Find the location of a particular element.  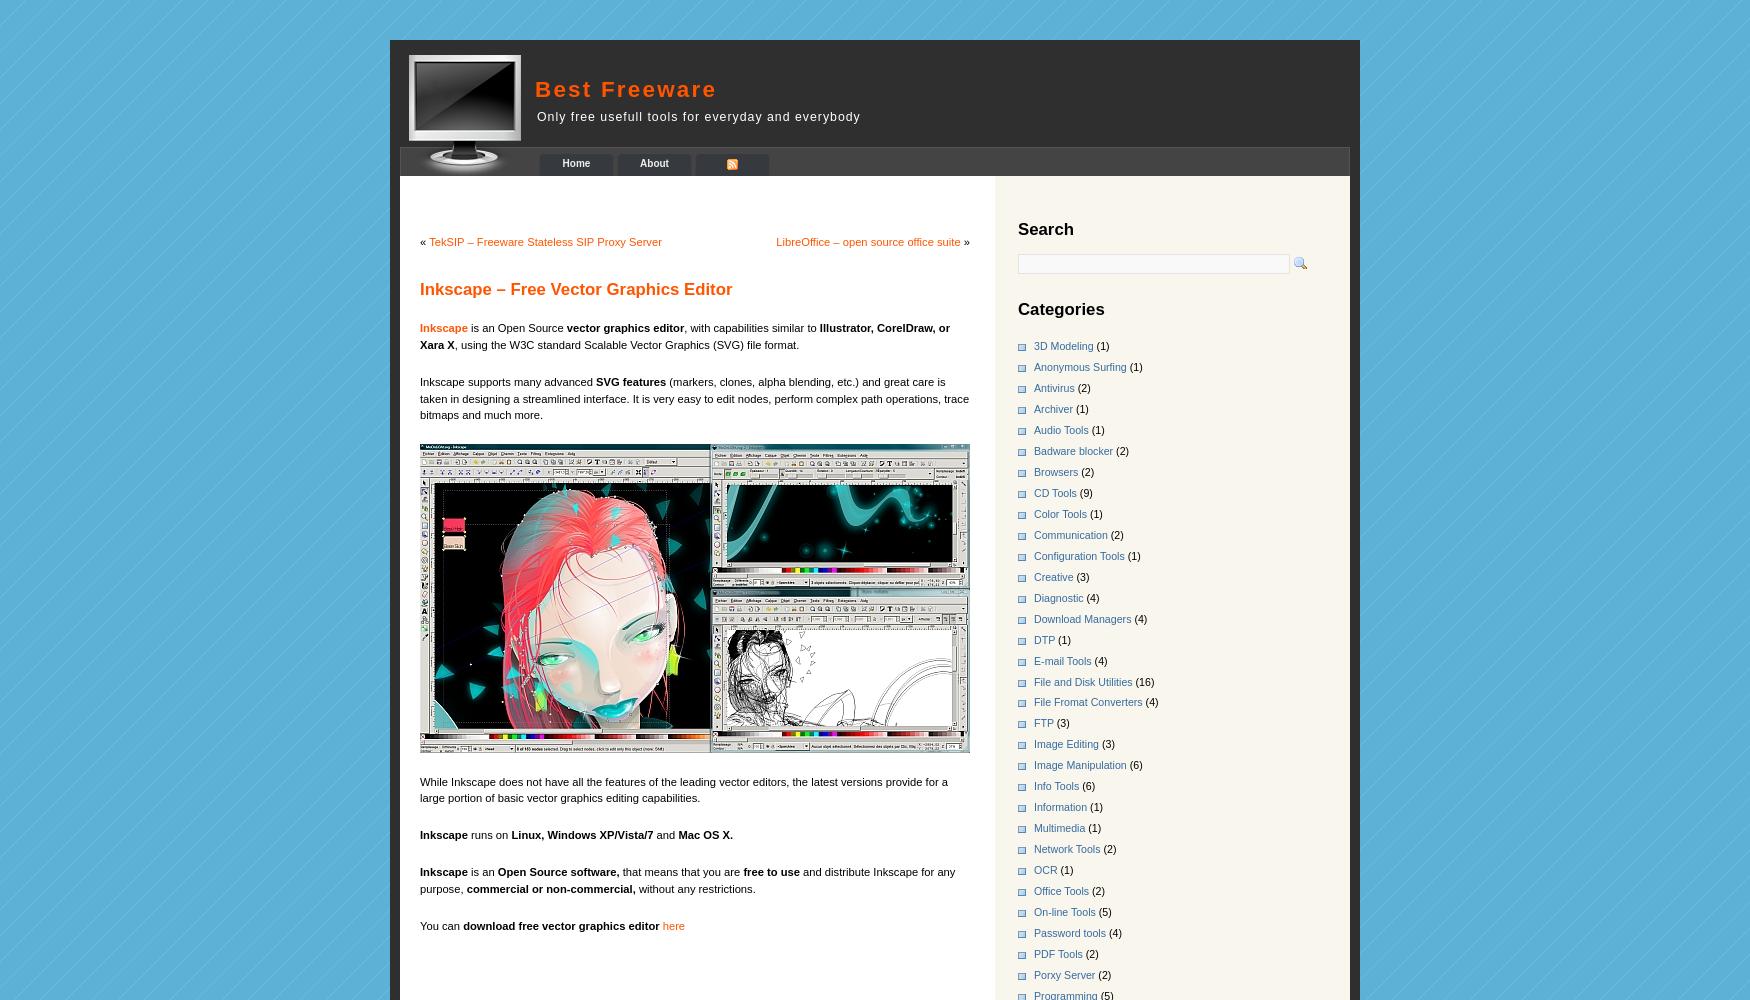

'Info Tools' is located at coordinates (1055, 786).